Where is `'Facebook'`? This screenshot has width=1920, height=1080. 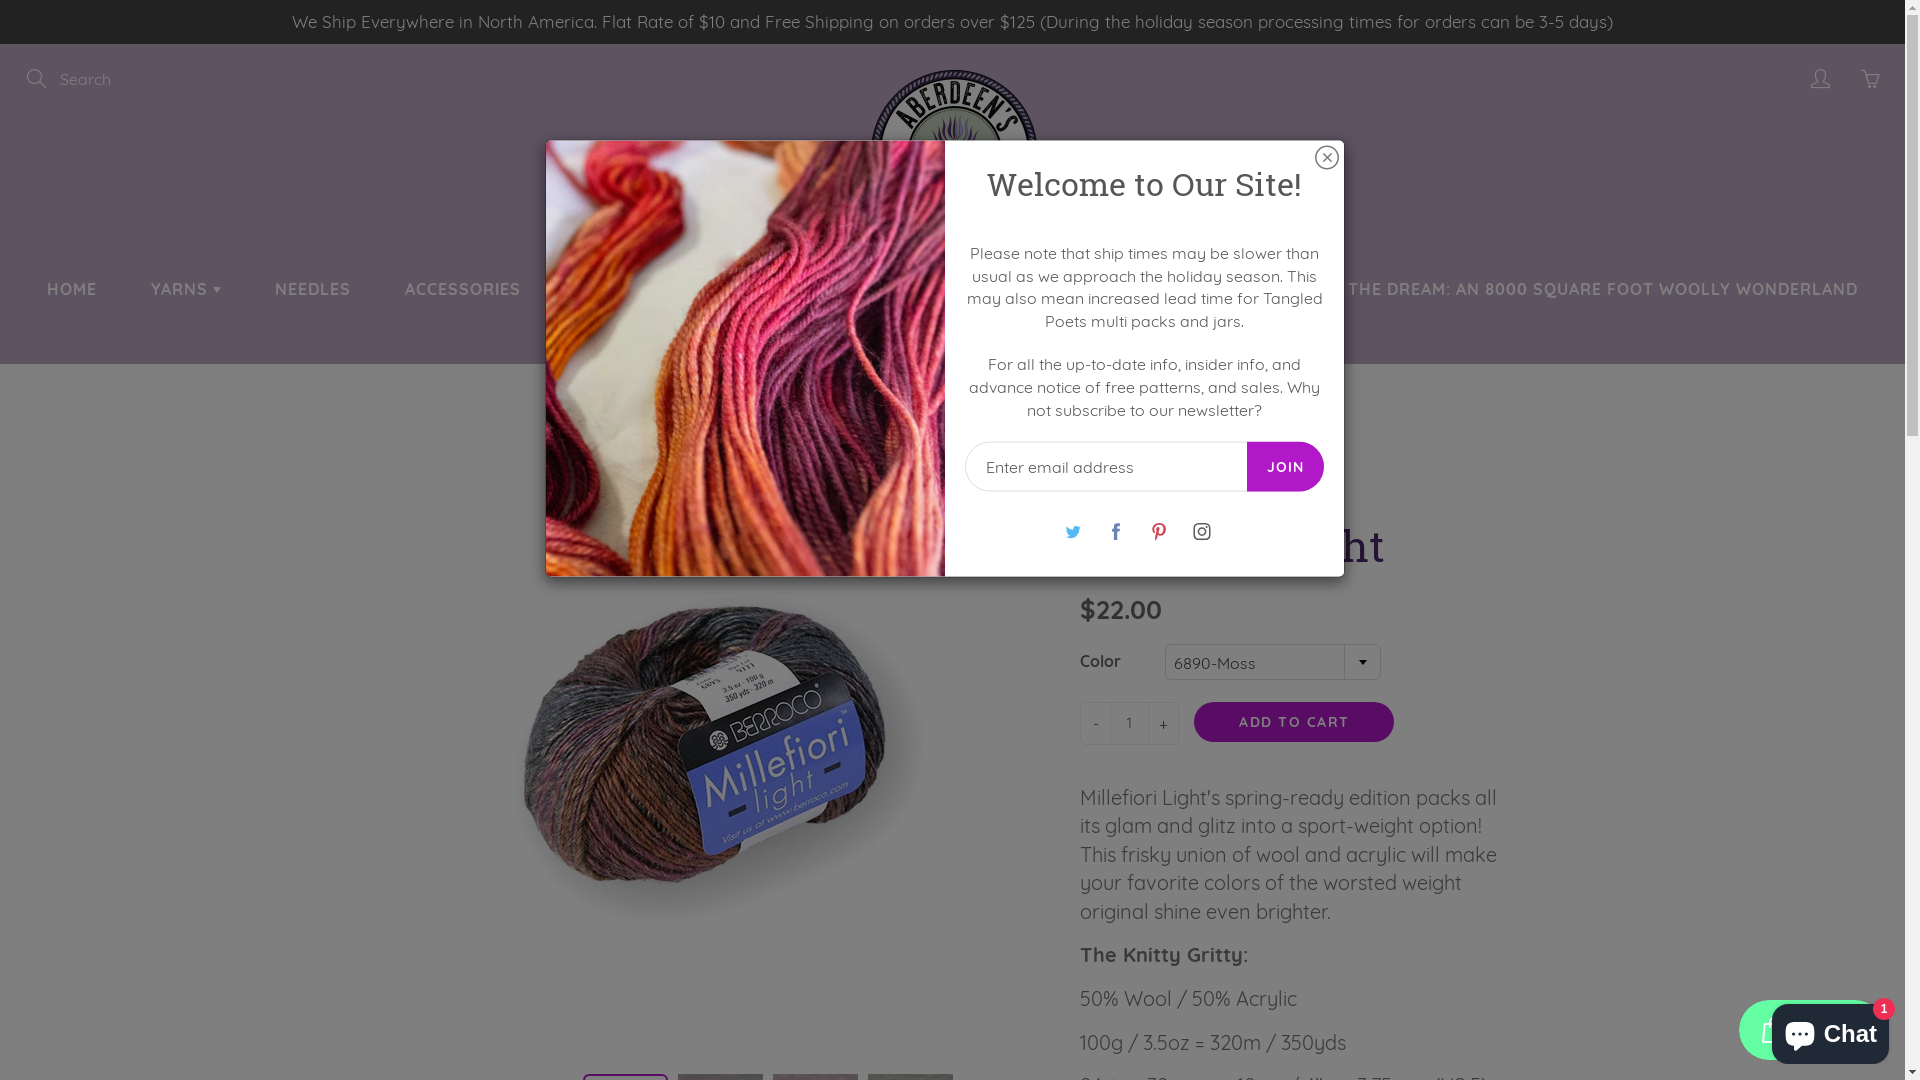
'Facebook' is located at coordinates (1114, 530).